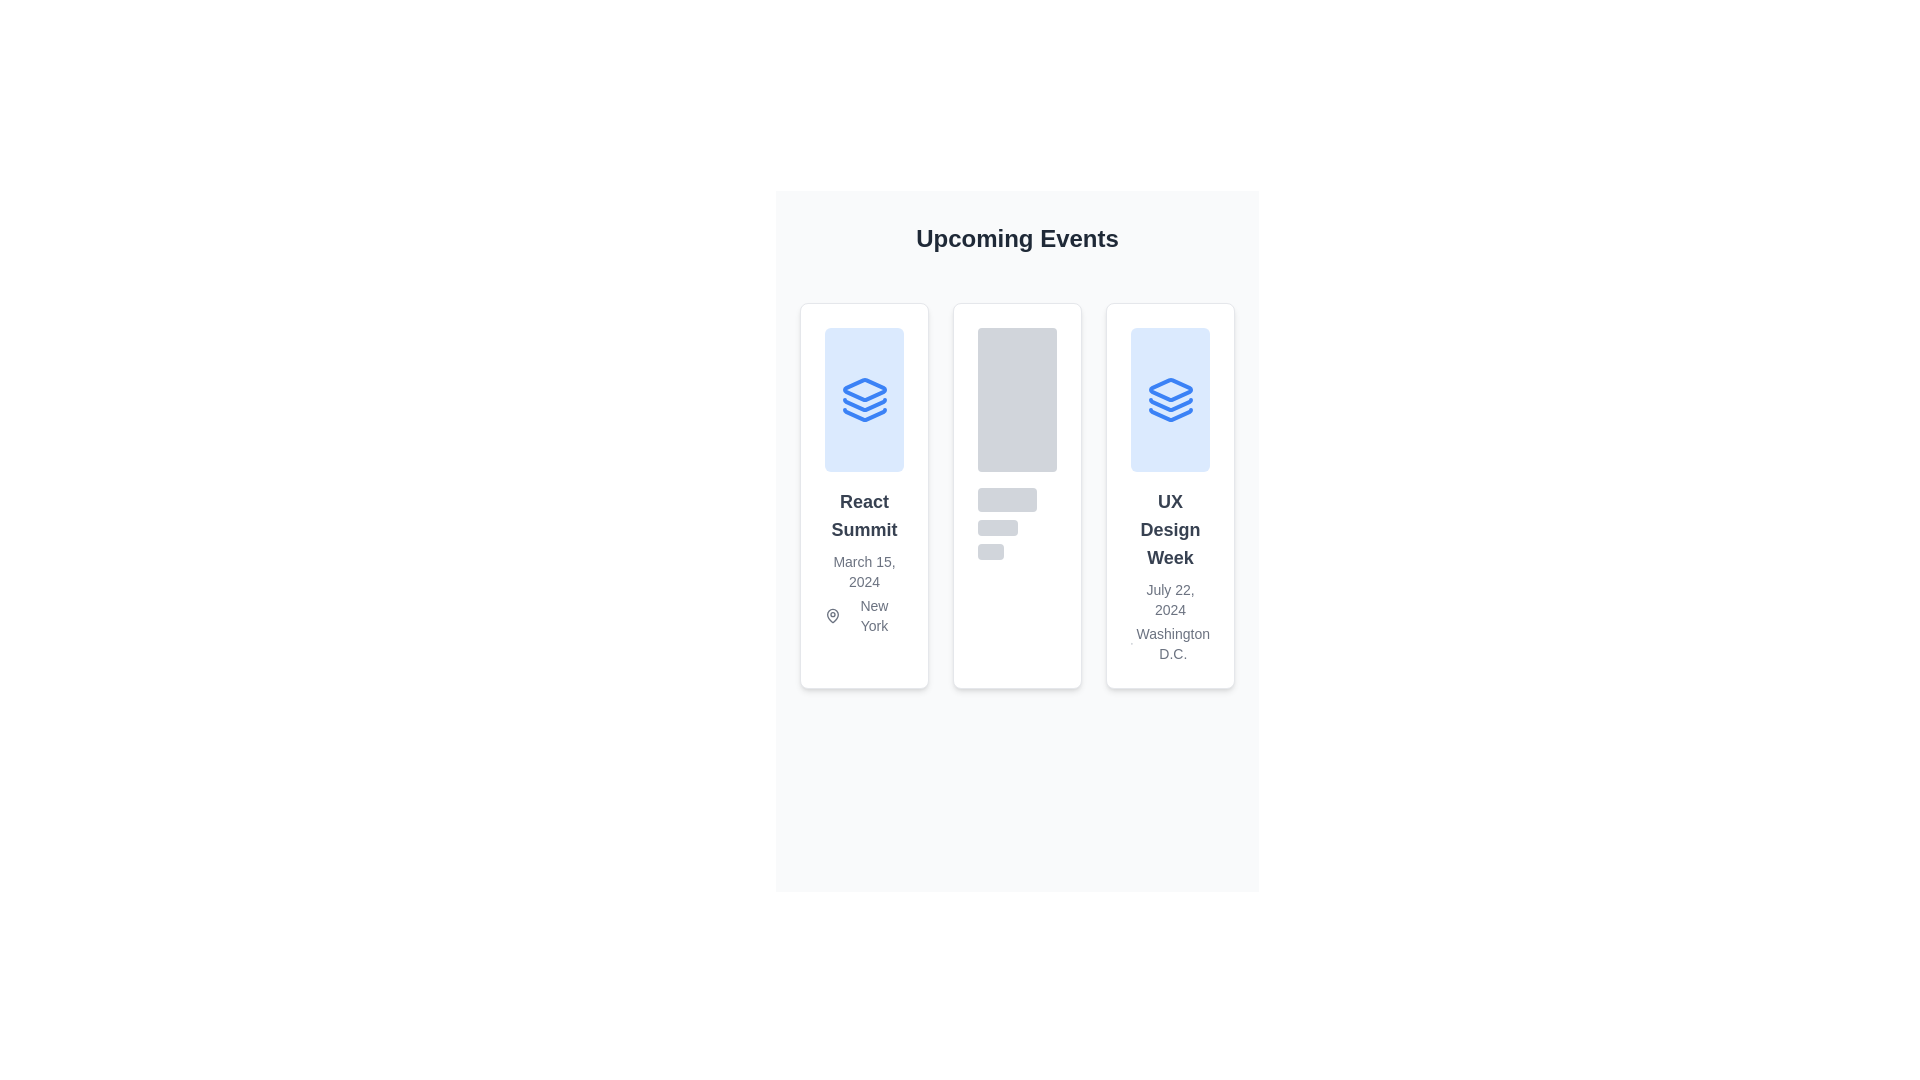  What do you see at coordinates (832, 615) in the screenshot?
I see `the visual marker icon representing a location in connection with the event displayed above, located under the text 'New York' in the leftmost card` at bounding box center [832, 615].